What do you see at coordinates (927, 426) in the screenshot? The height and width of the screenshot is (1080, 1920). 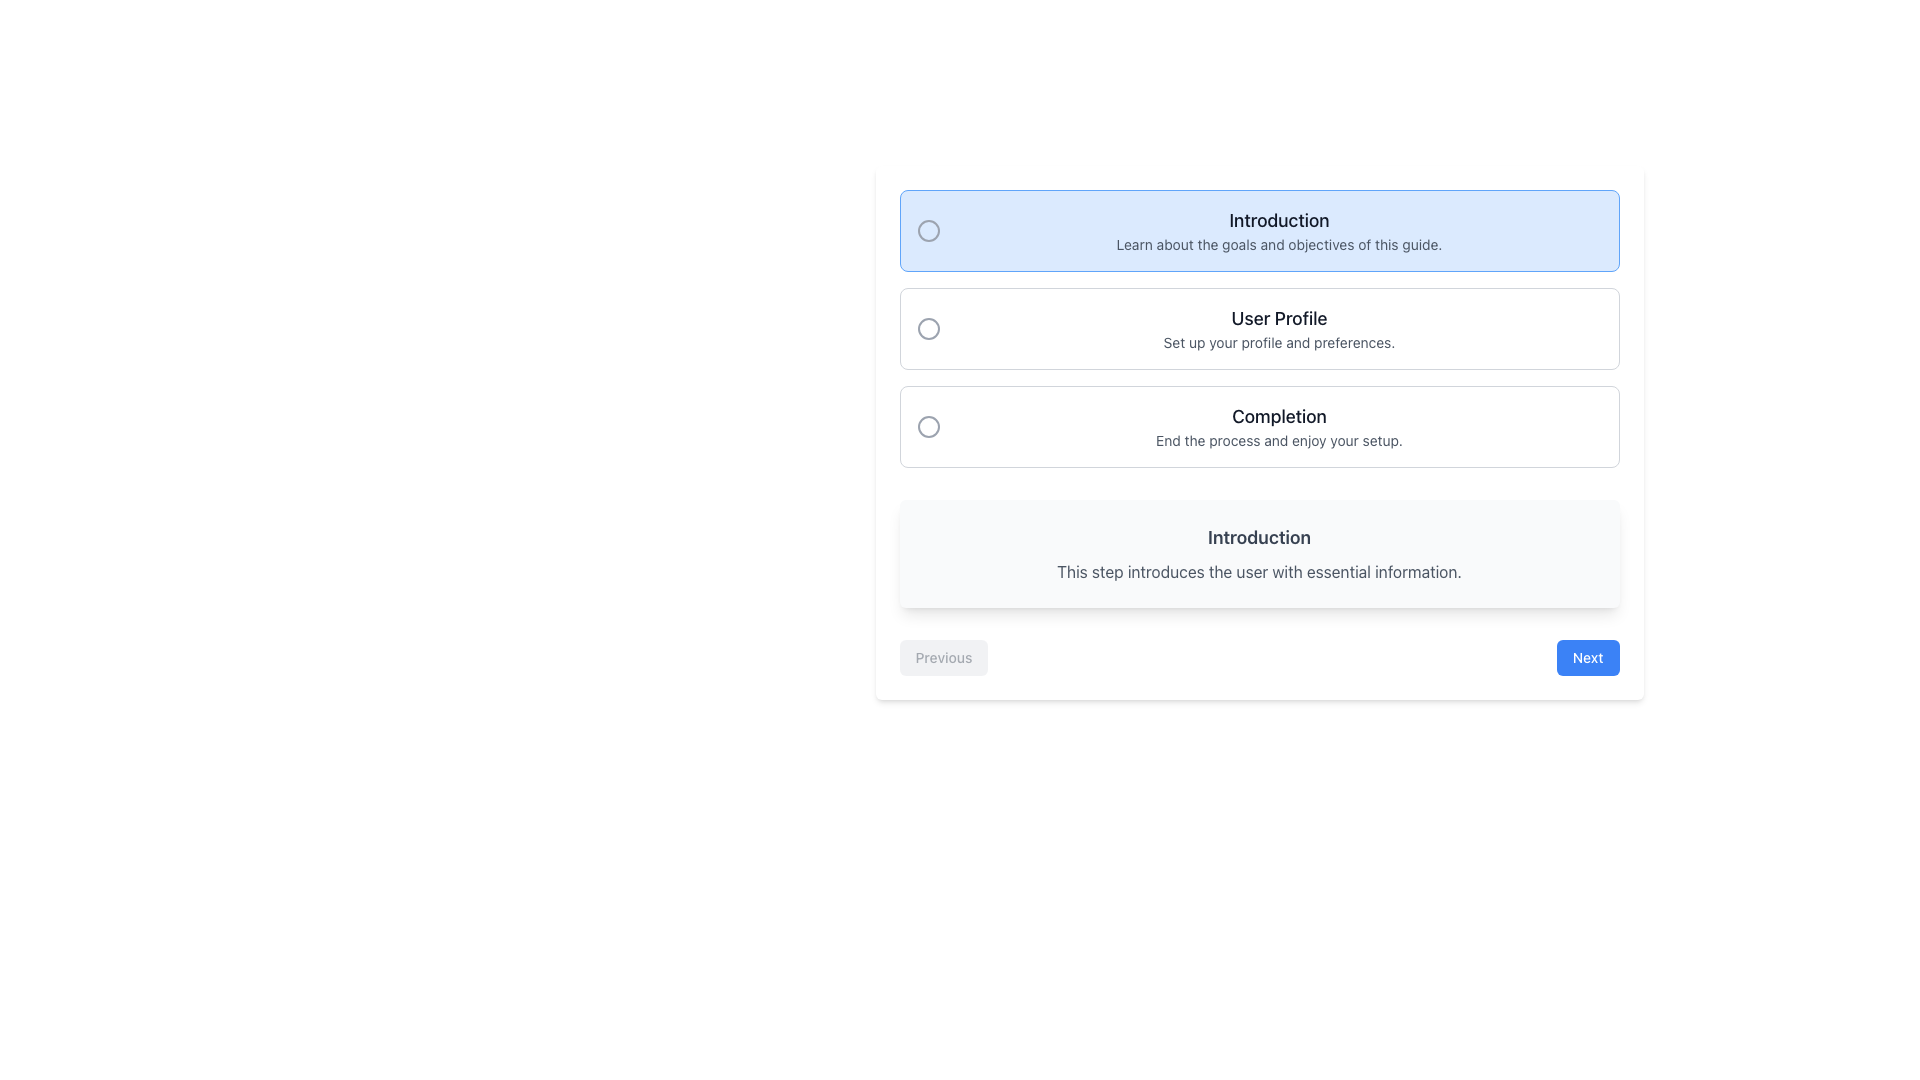 I see `the decorative or interactive marker for the 'Completion' step in the setup process, located to the left of the descriptive text` at bounding box center [927, 426].